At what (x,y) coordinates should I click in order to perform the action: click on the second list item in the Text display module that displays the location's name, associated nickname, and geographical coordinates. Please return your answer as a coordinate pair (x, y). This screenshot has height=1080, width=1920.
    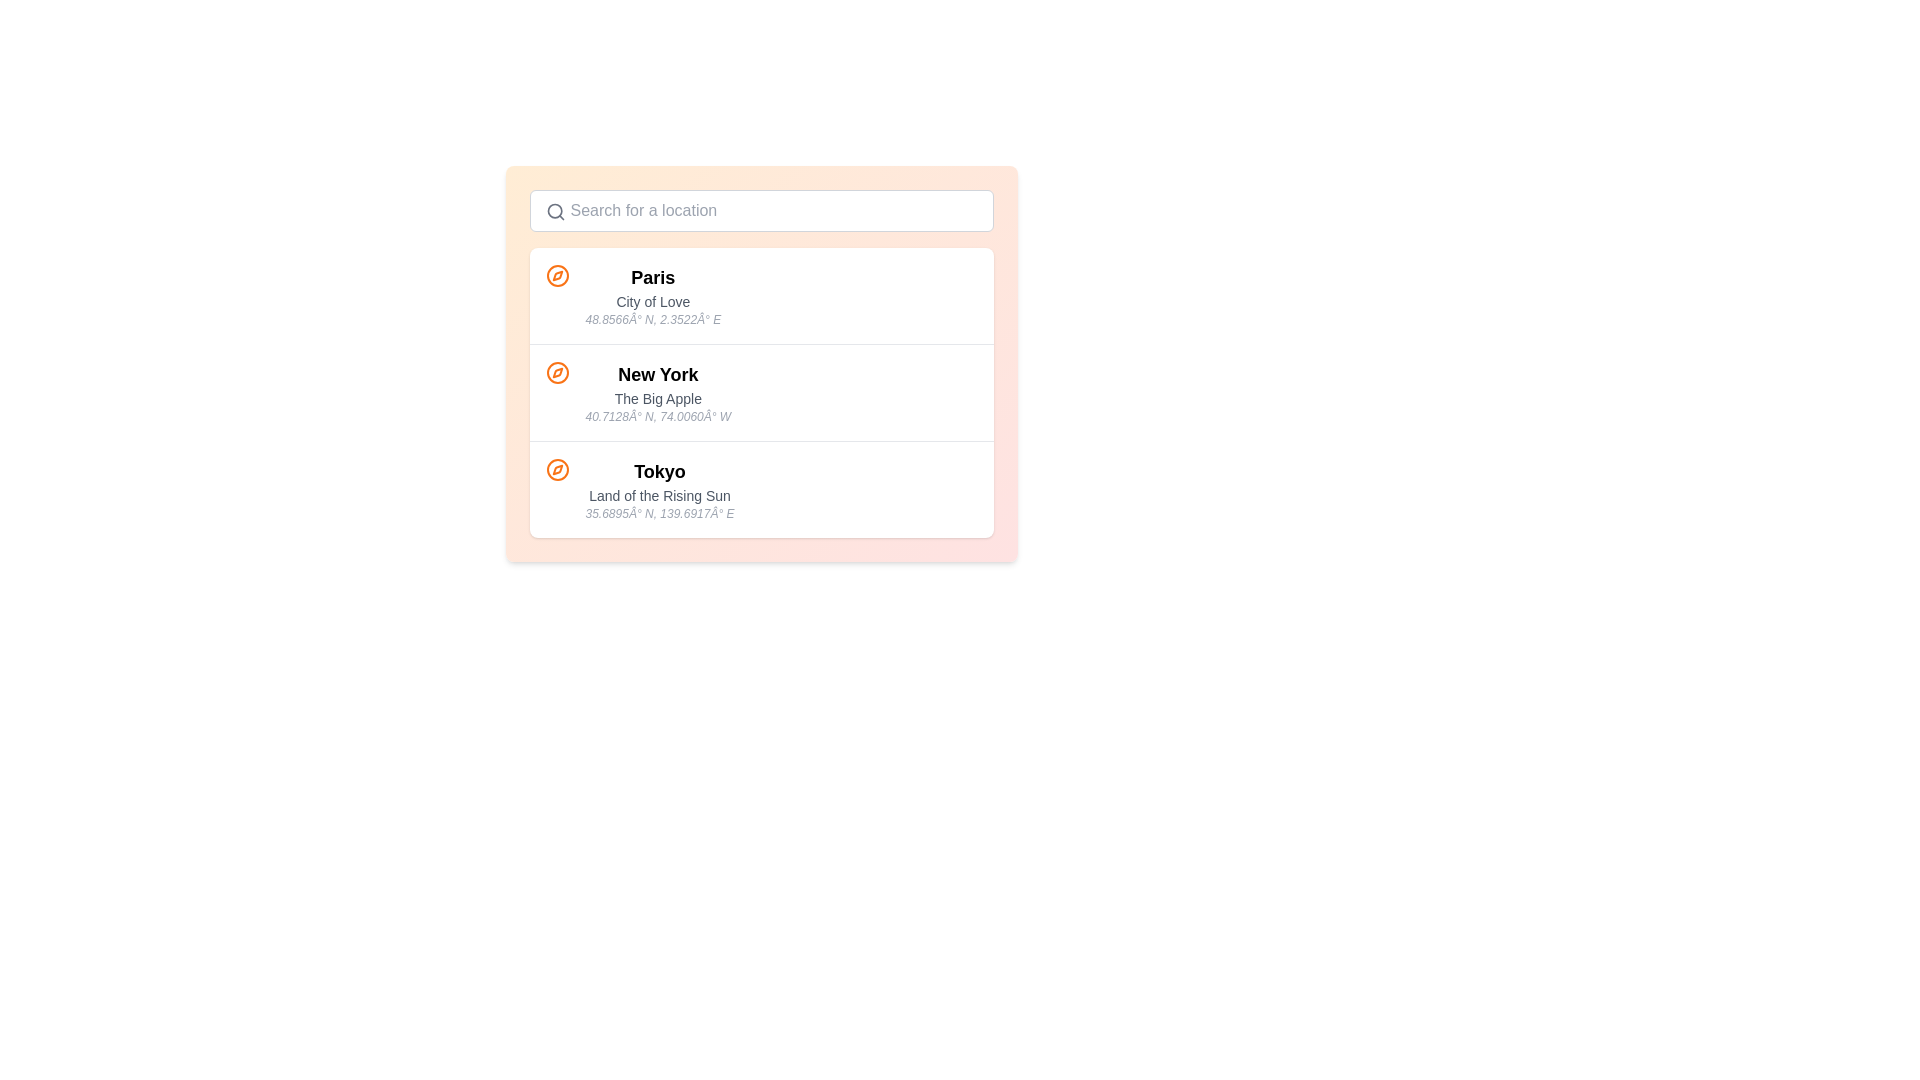
    Looking at the image, I should click on (658, 393).